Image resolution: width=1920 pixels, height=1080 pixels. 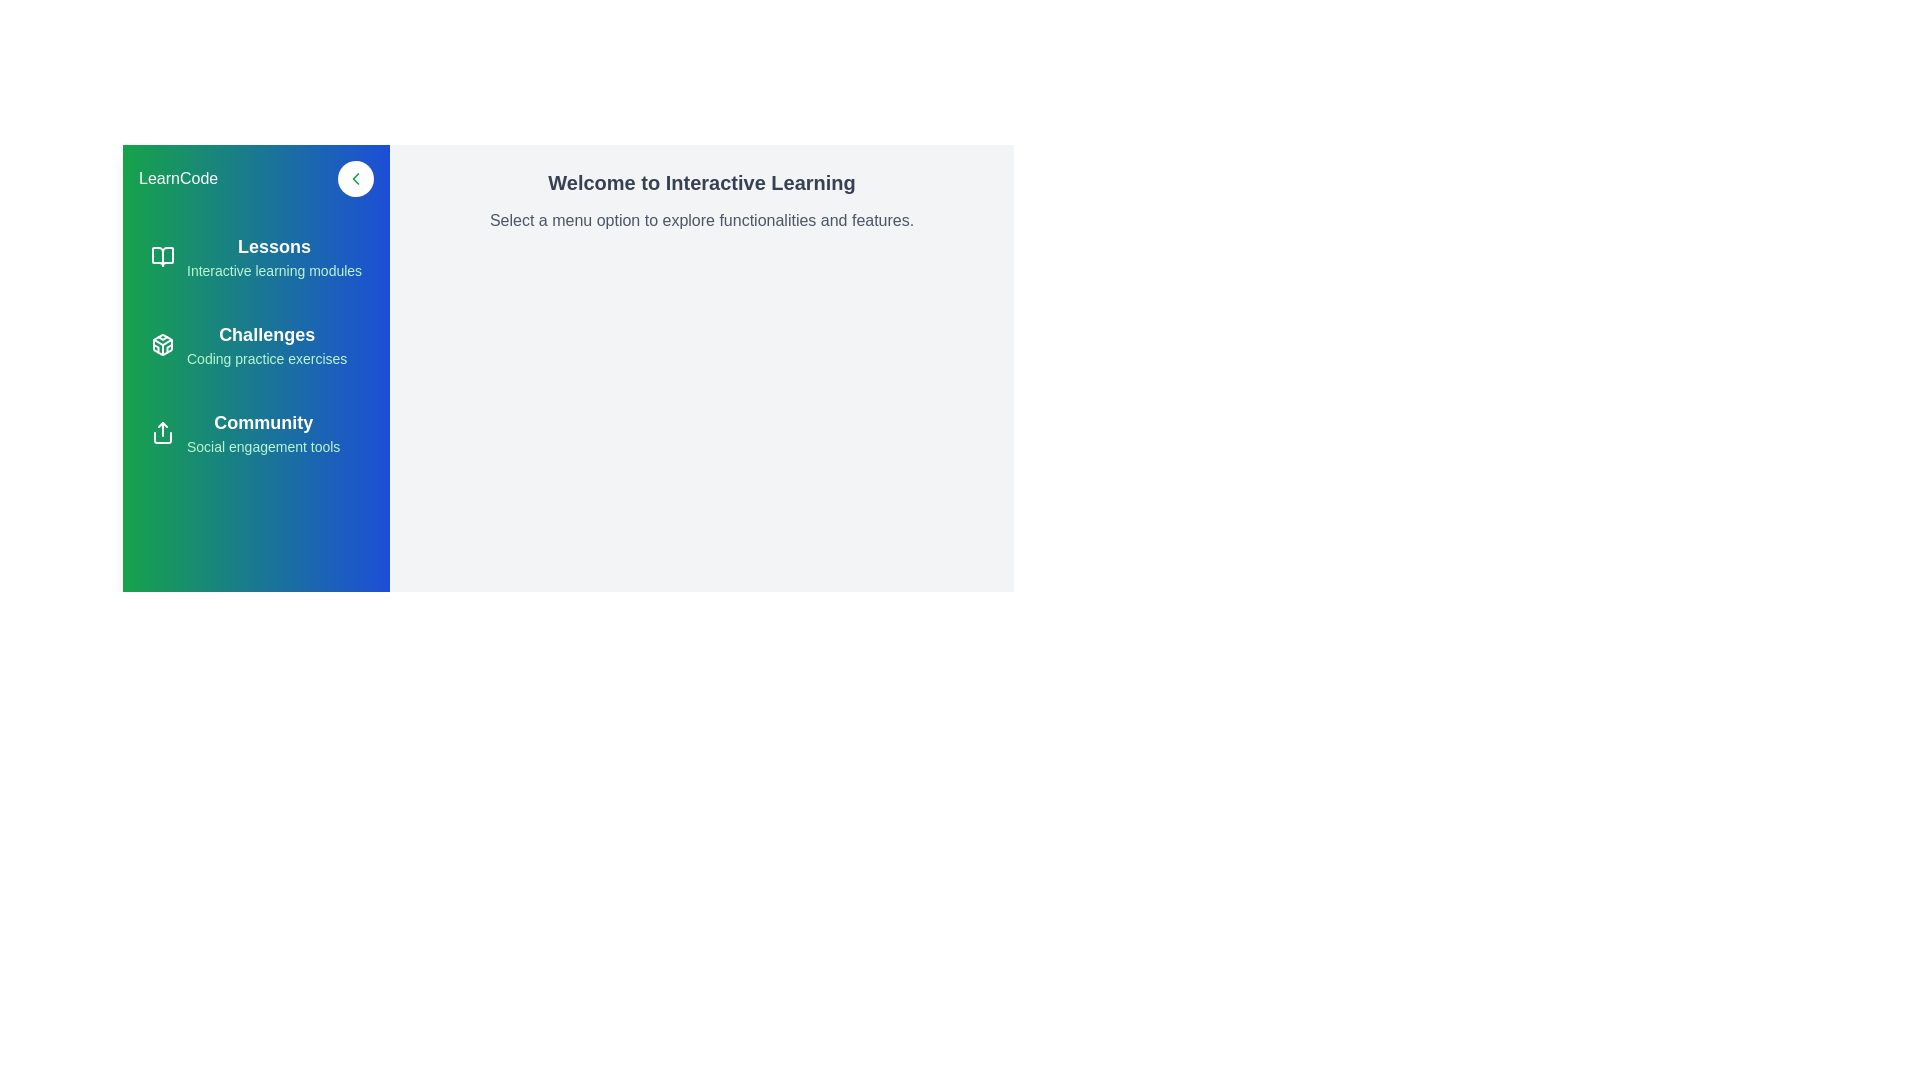 What do you see at coordinates (255, 343) in the screenshot?
I see `the Challenges section to explore its functionalities` at bounding box center [255, 343].